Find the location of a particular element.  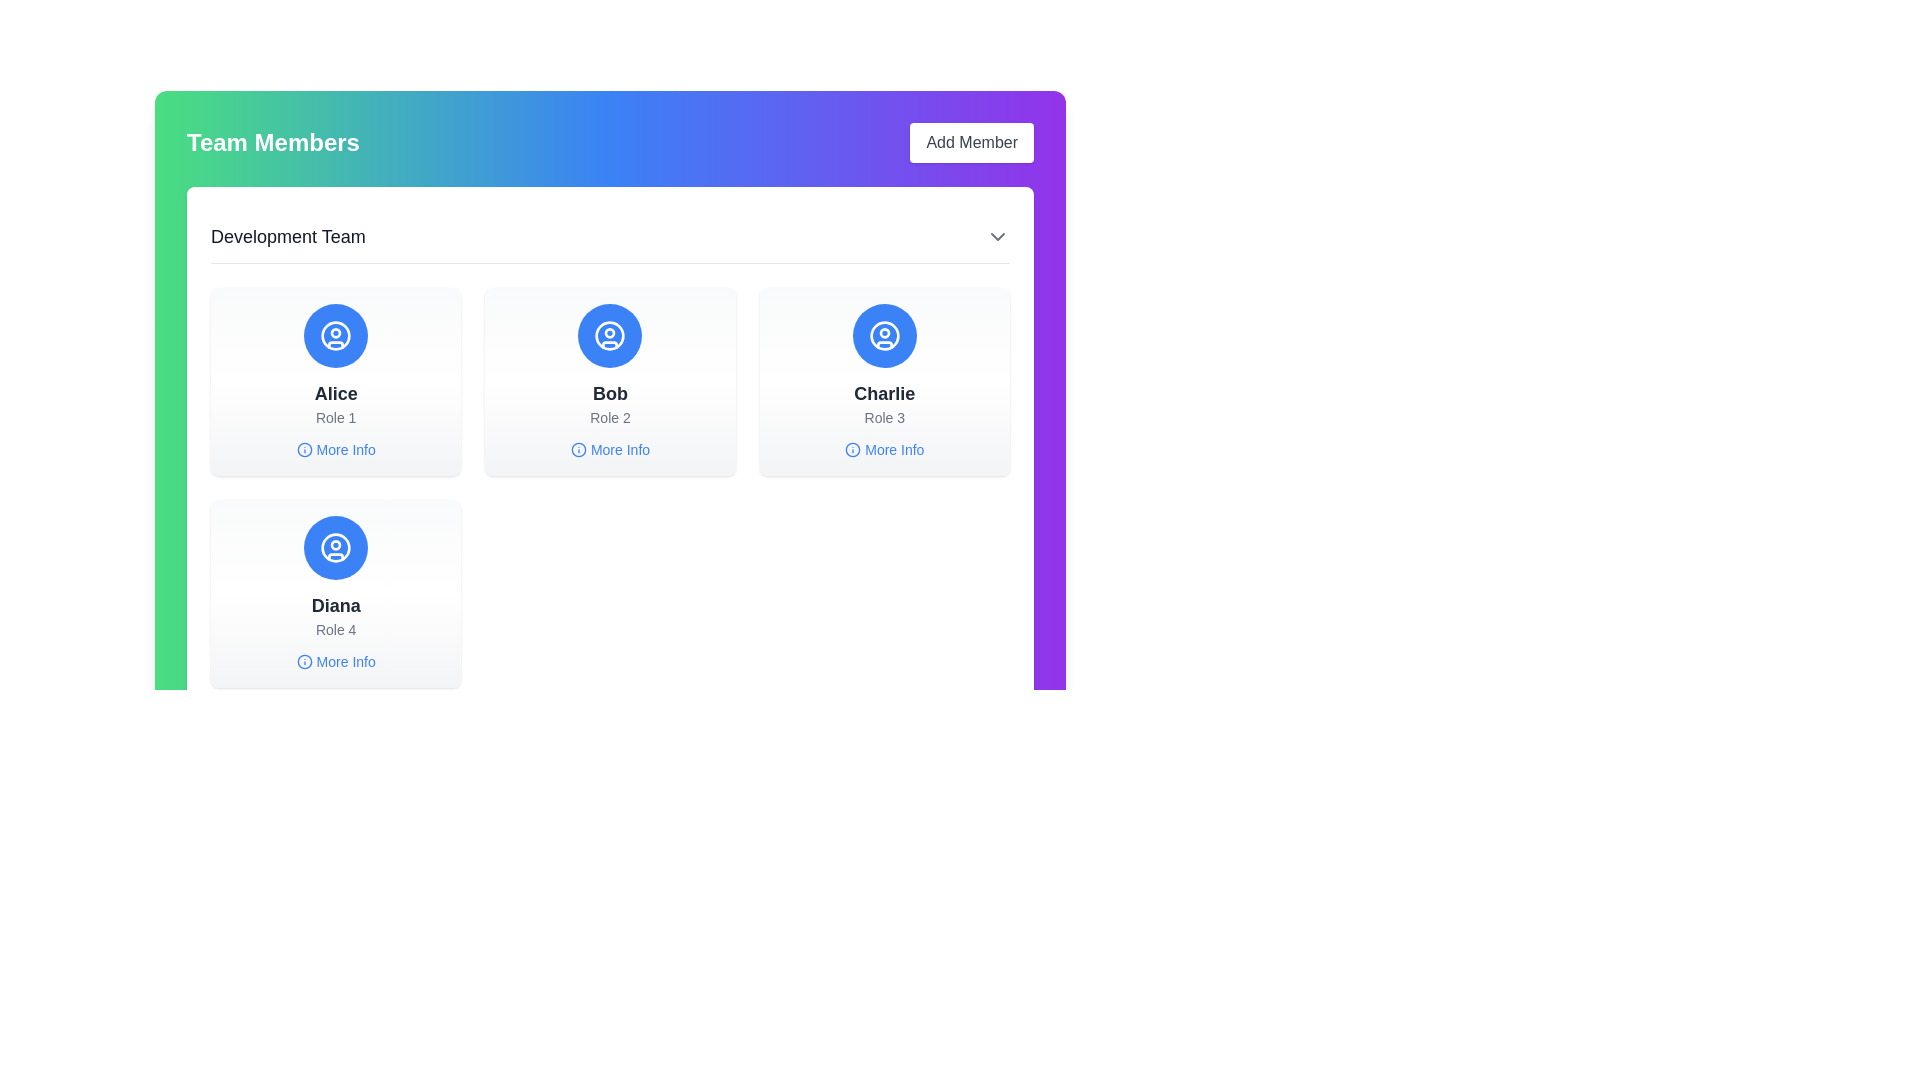

the circular 'i' icon with blue outlines located to the left of the 'More Info' text in the top left card of the grid structure containing 'Alice' and 'Role 1' is located at coordinates (303, 450).